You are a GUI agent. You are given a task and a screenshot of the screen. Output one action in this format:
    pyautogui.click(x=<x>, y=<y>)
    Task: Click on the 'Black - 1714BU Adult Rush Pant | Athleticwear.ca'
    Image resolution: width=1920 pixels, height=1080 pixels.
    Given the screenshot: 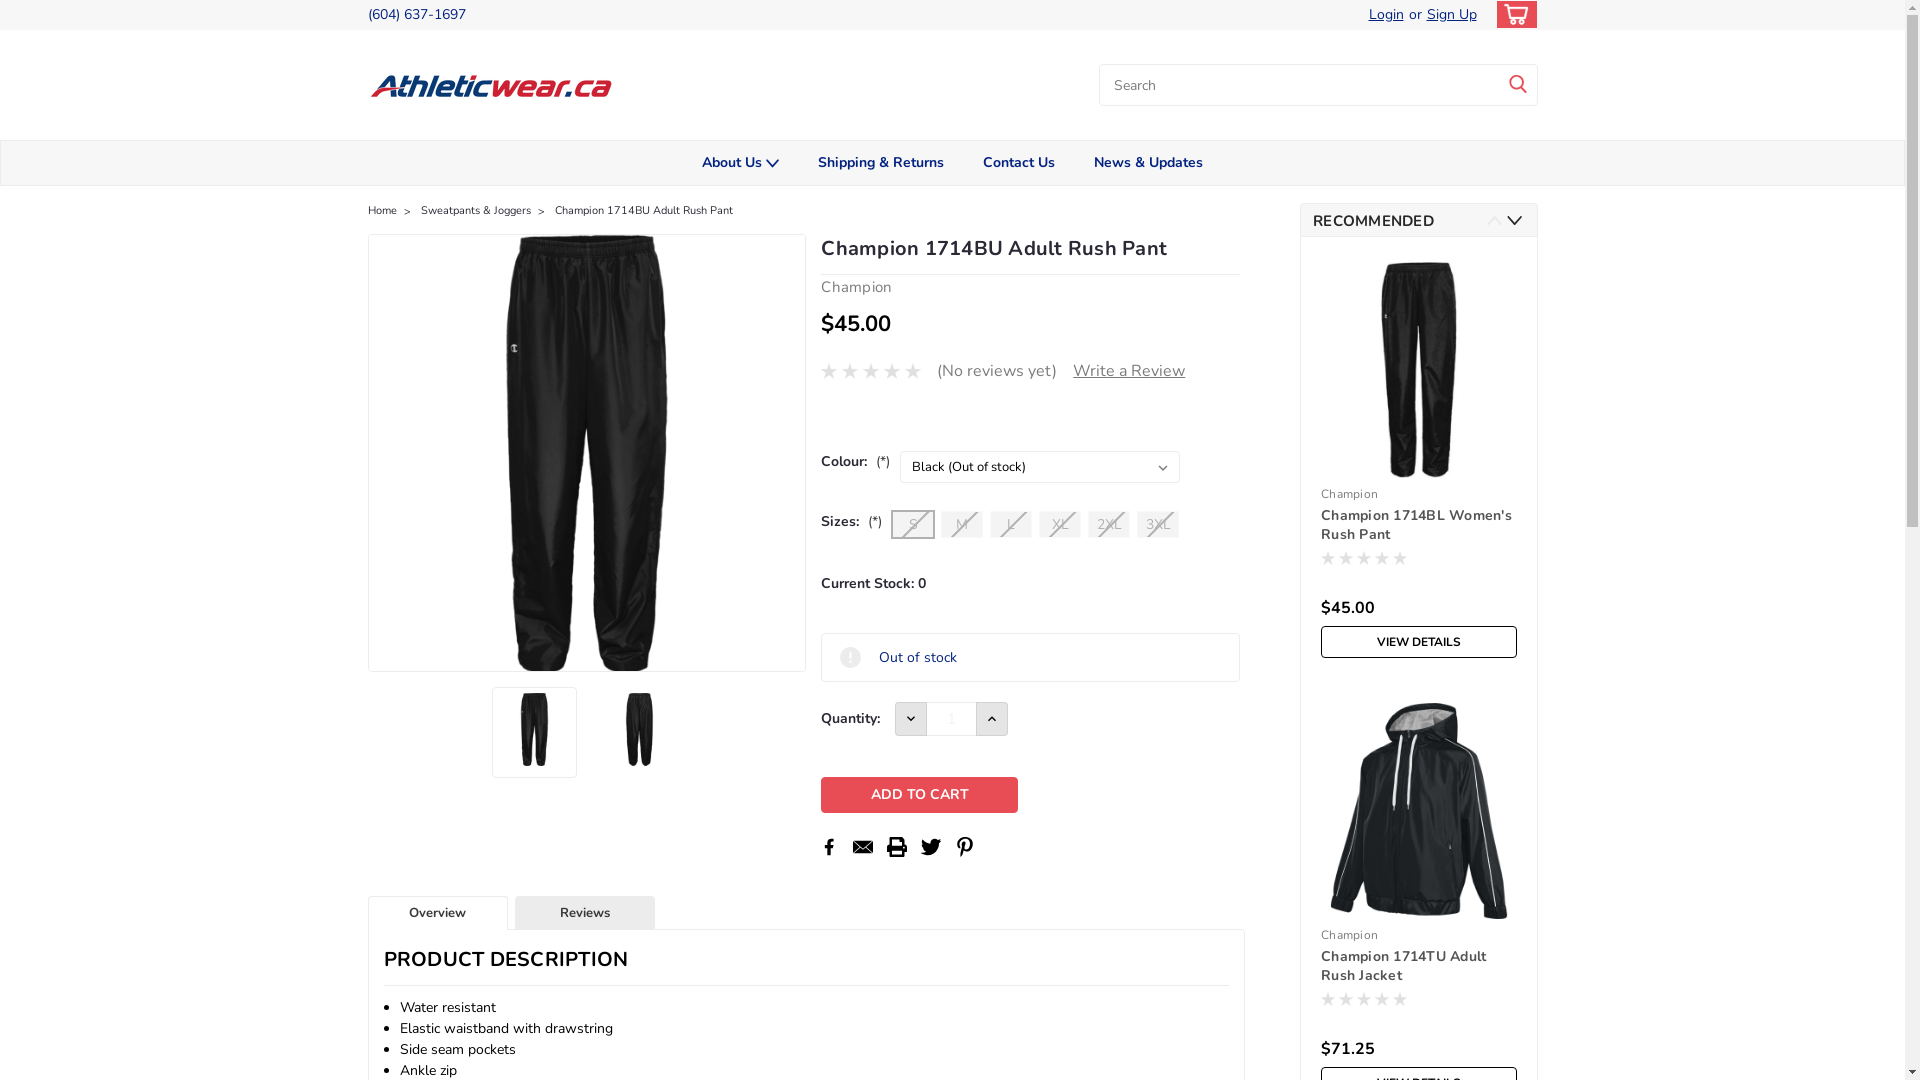 What is the action you would take?
    pyautogui.click(x=586, y=453)
    